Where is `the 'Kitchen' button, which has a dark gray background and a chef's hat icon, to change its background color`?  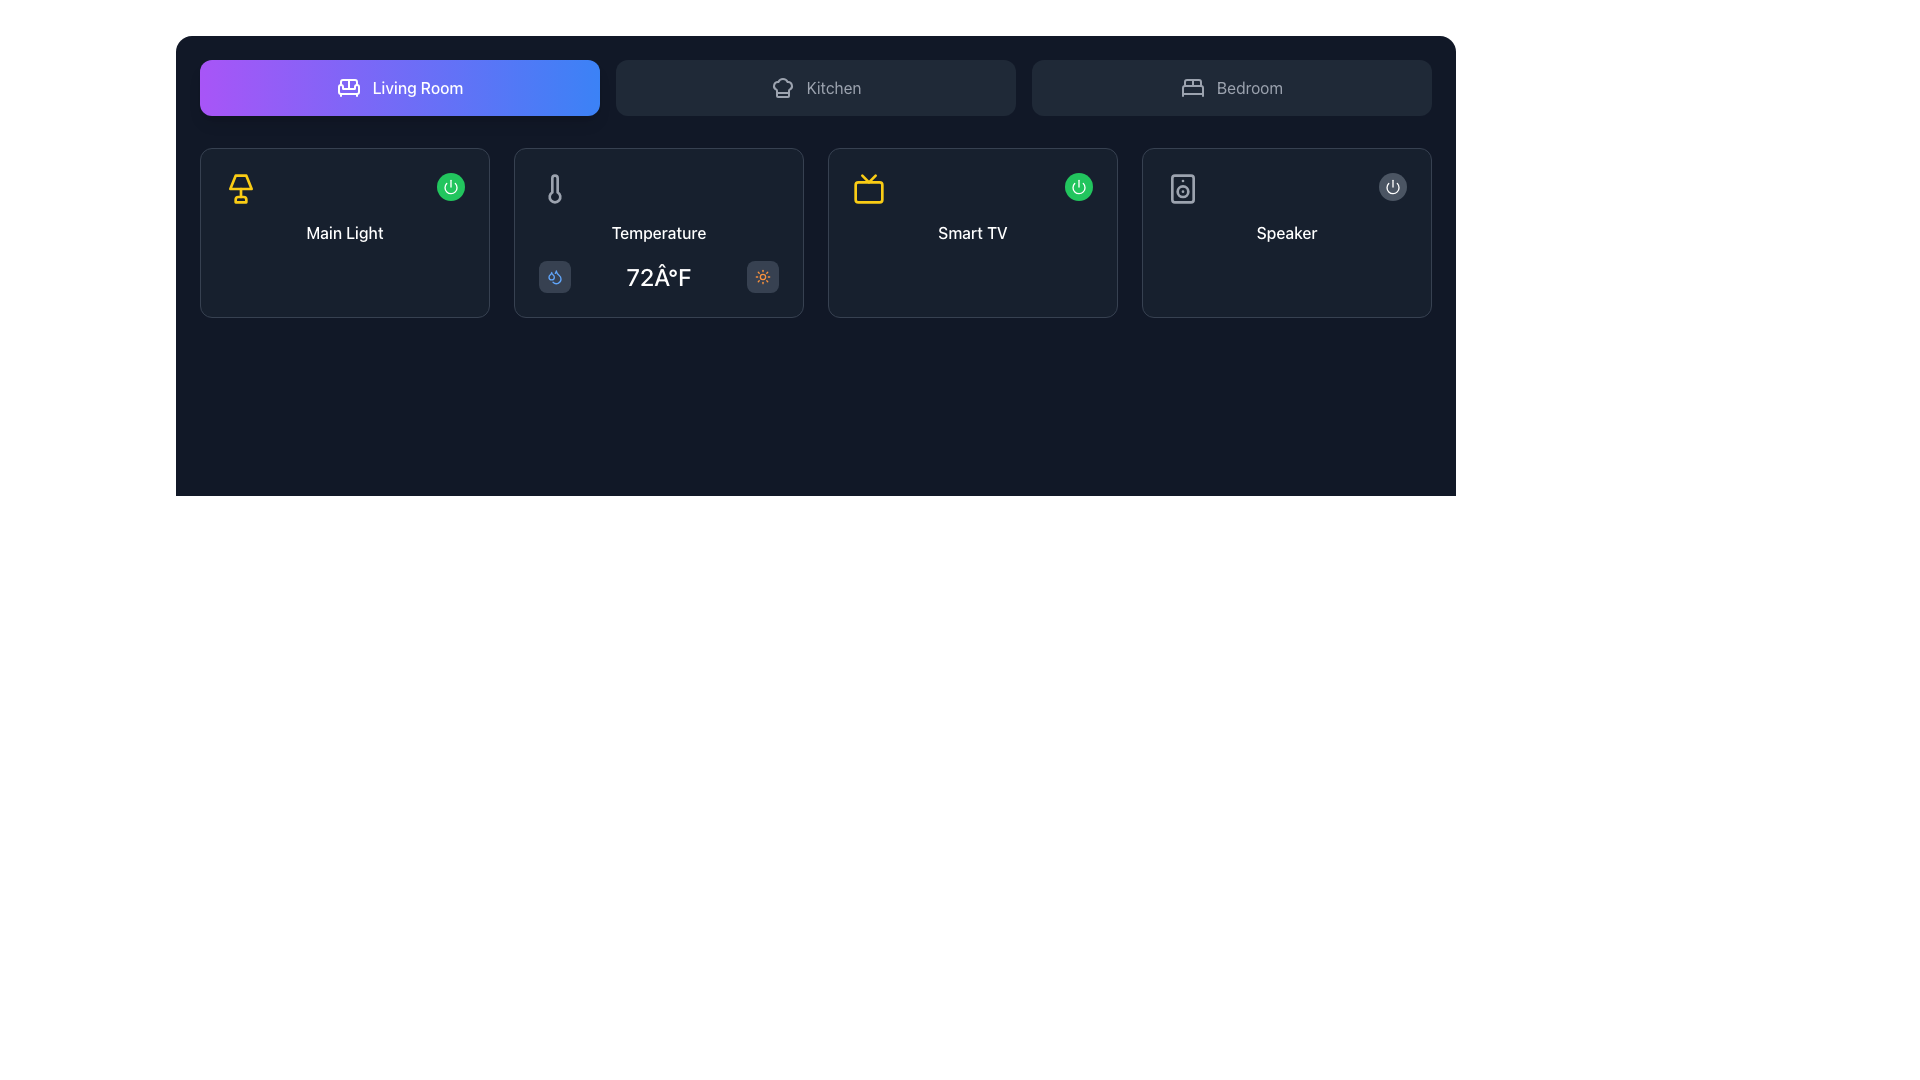
the 'Kitchen' button, which has a dark gray background and a chef's hat icon, to change its background color is located at coordinates (816, 87).